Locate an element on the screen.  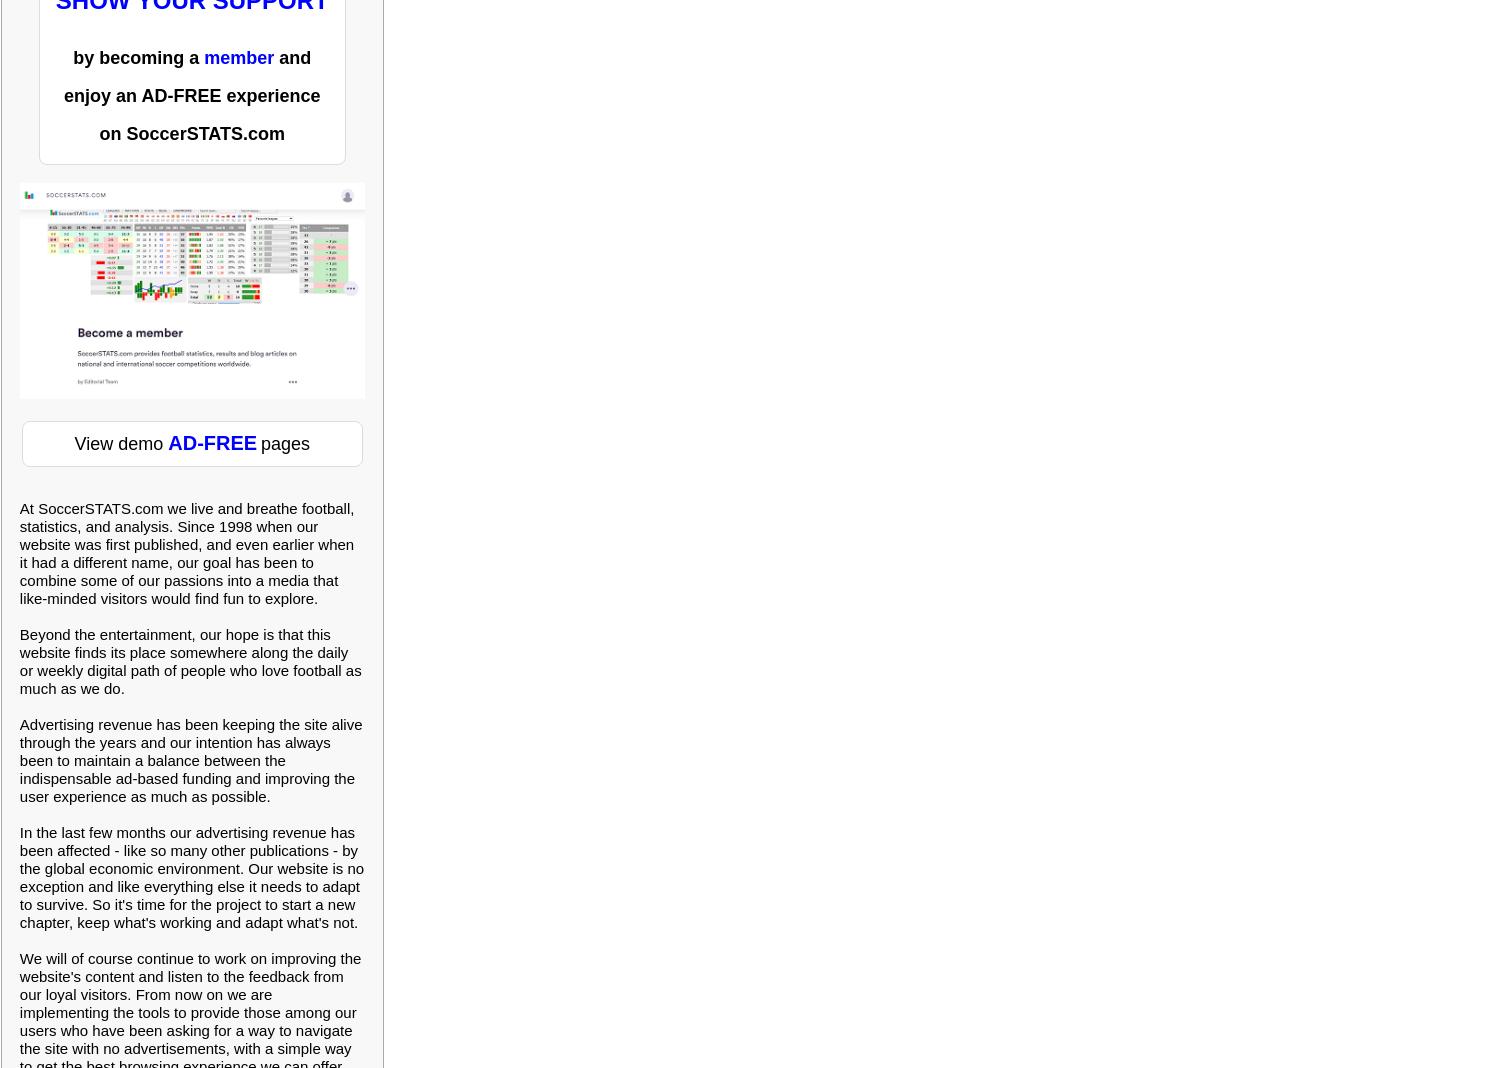
'At SoccerSTATS.com we live and breathe football, statistics, and analysis. Since 1998 when our website was first published, and even earlier when it had a different name, our goal has been to combine some of our passions into a media that like-minded visitors would find fun to explore.' is located at coordinates (18, 552).